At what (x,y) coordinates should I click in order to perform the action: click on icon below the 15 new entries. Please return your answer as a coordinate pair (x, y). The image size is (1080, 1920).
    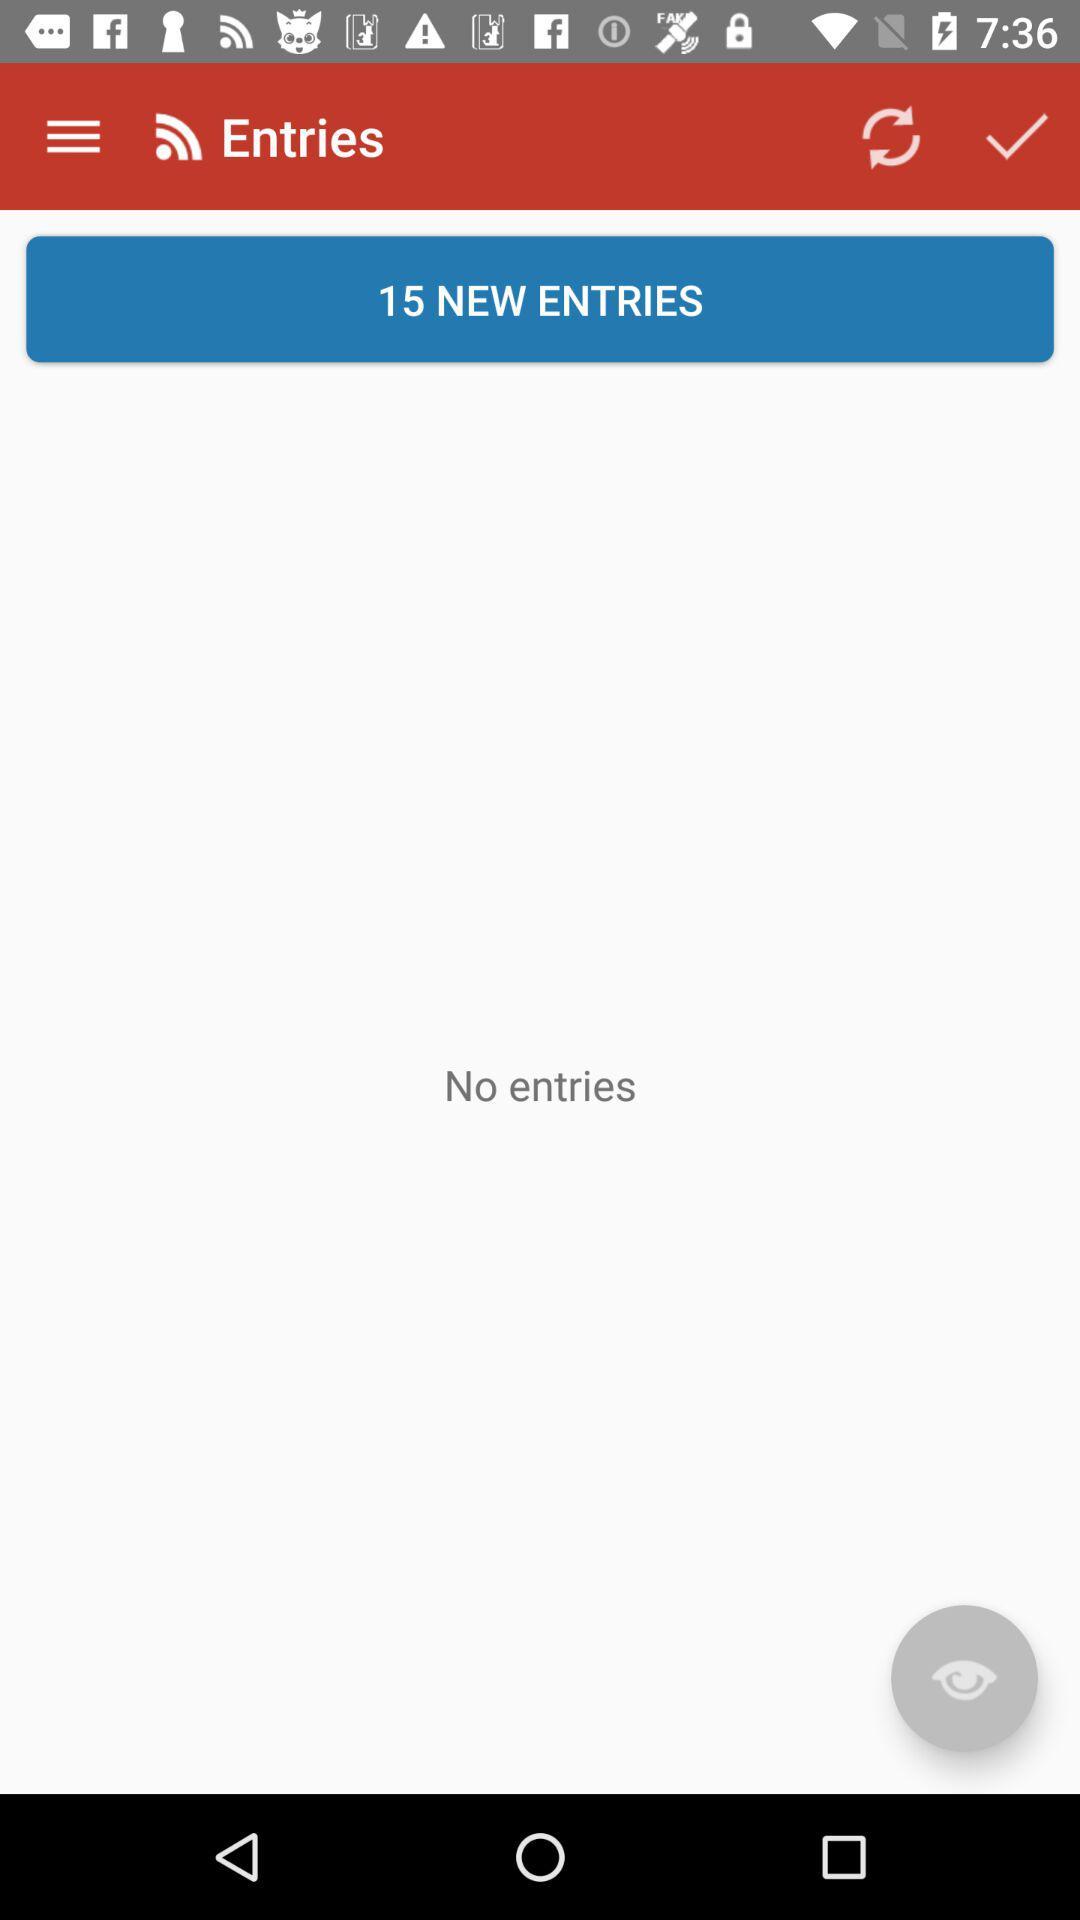
    Looking at the image, I should click on (540, 1083).